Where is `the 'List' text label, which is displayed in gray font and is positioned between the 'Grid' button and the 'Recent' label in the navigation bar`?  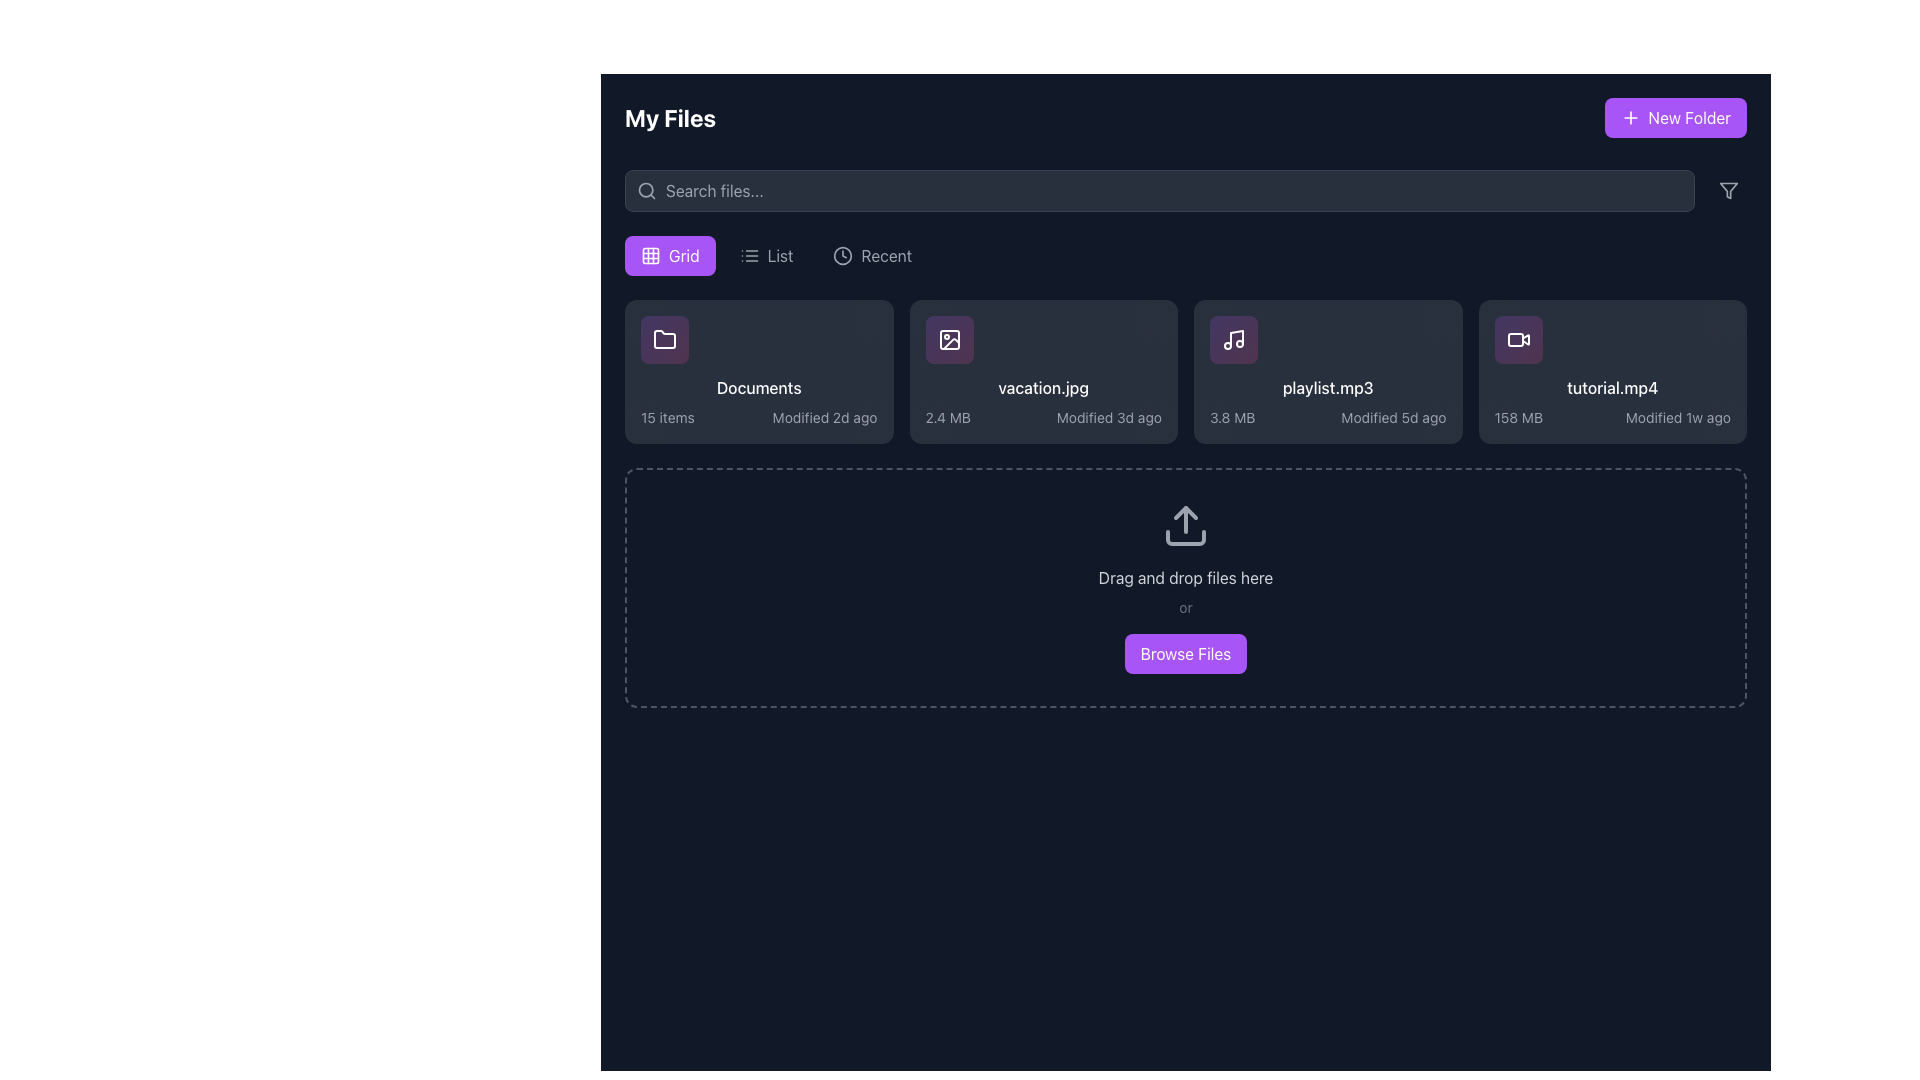
the 'List' text label, which is displayed in gray font and is positioned between the 'Grid' button and the 'Recent' label in the navigation bar is located at coordinates (779, 254).